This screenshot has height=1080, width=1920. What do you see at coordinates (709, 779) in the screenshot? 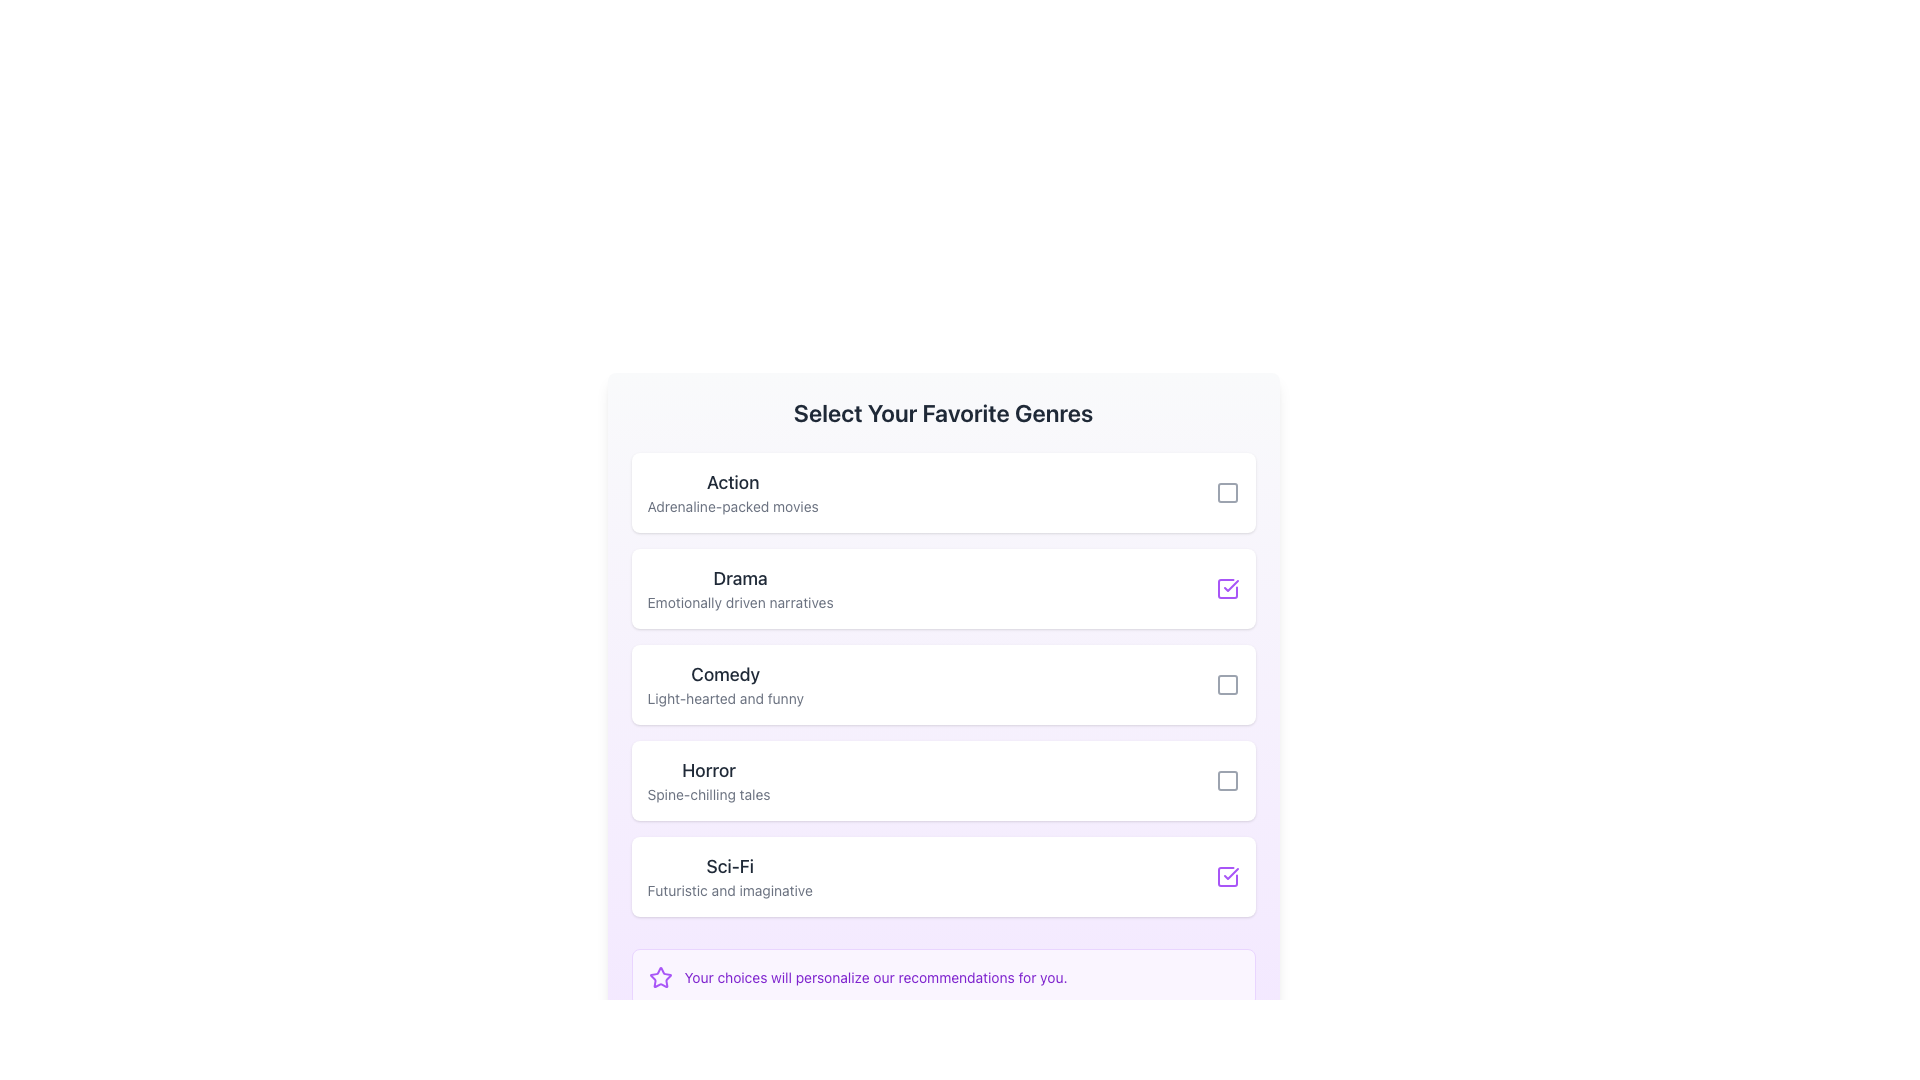
I see `the label displaying 'Horror' with the description 'Spine-chilling tales', which is located in the fourth row of genre options, positioned between the 'Comedy' and 'Sci-Fi' cards` at bounding box center [709, 779].